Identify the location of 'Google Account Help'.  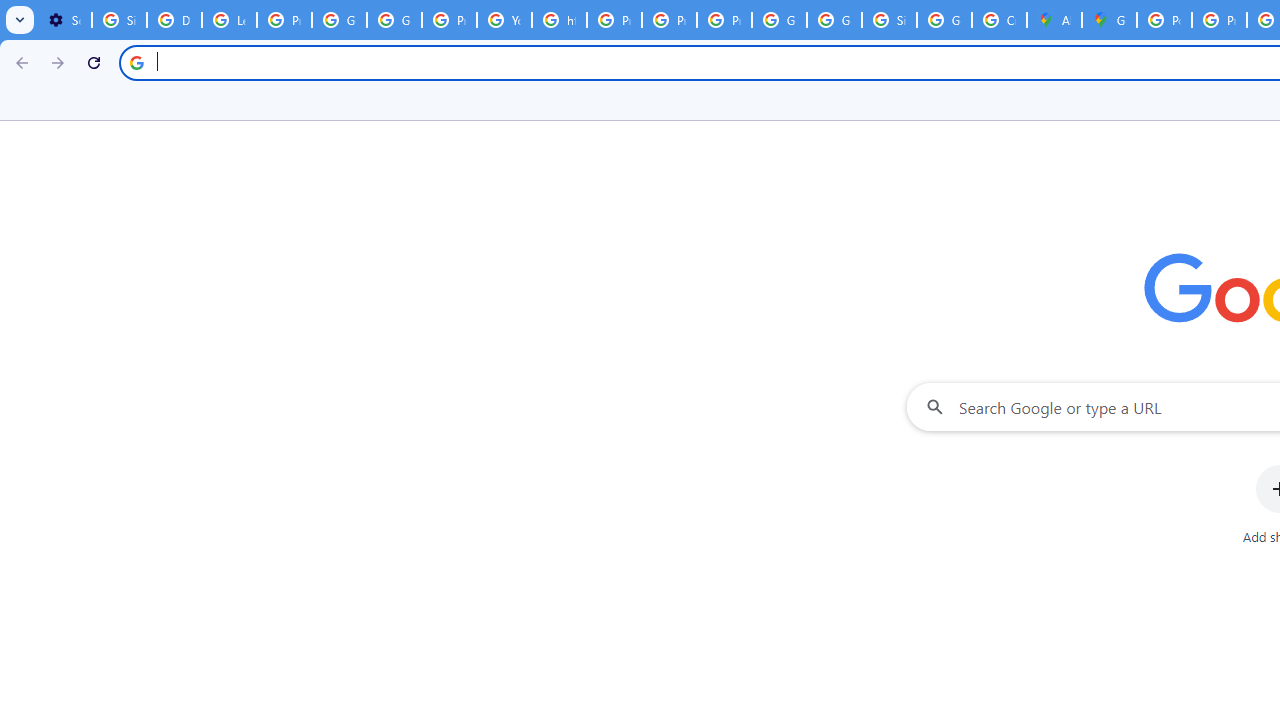
(339, 20).